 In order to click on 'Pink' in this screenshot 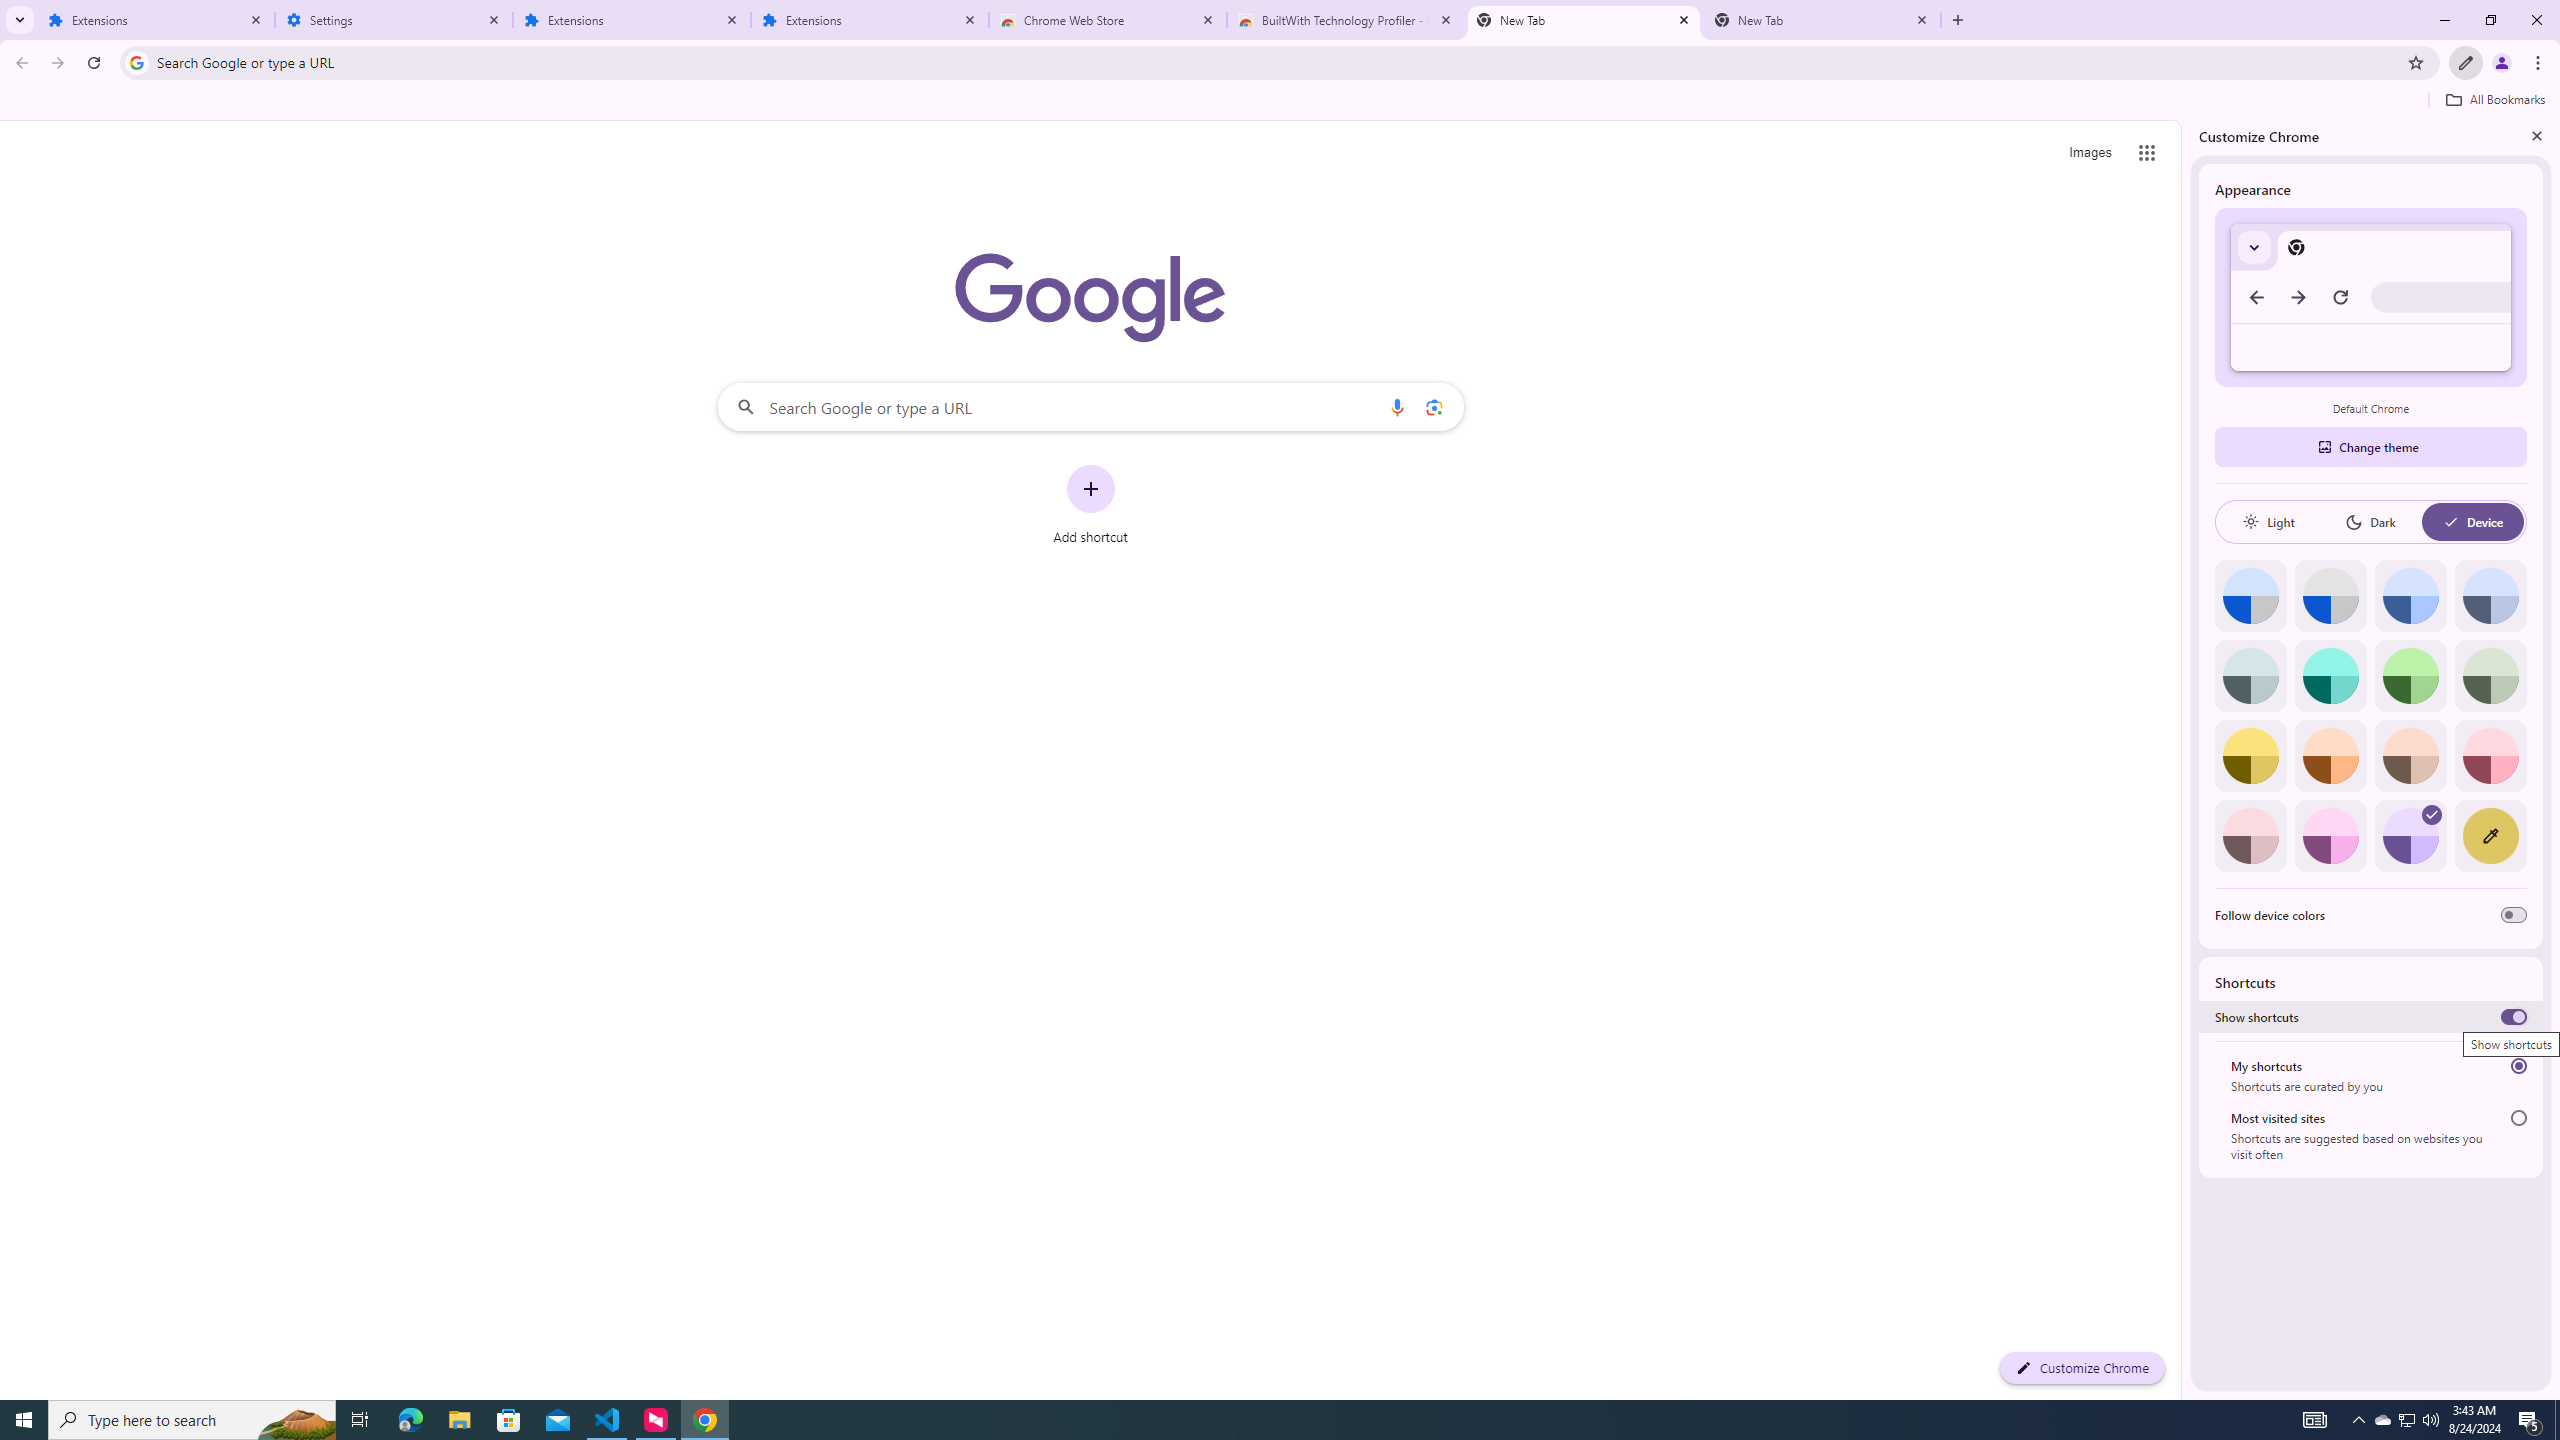, I will do `click(2250, 835)`.